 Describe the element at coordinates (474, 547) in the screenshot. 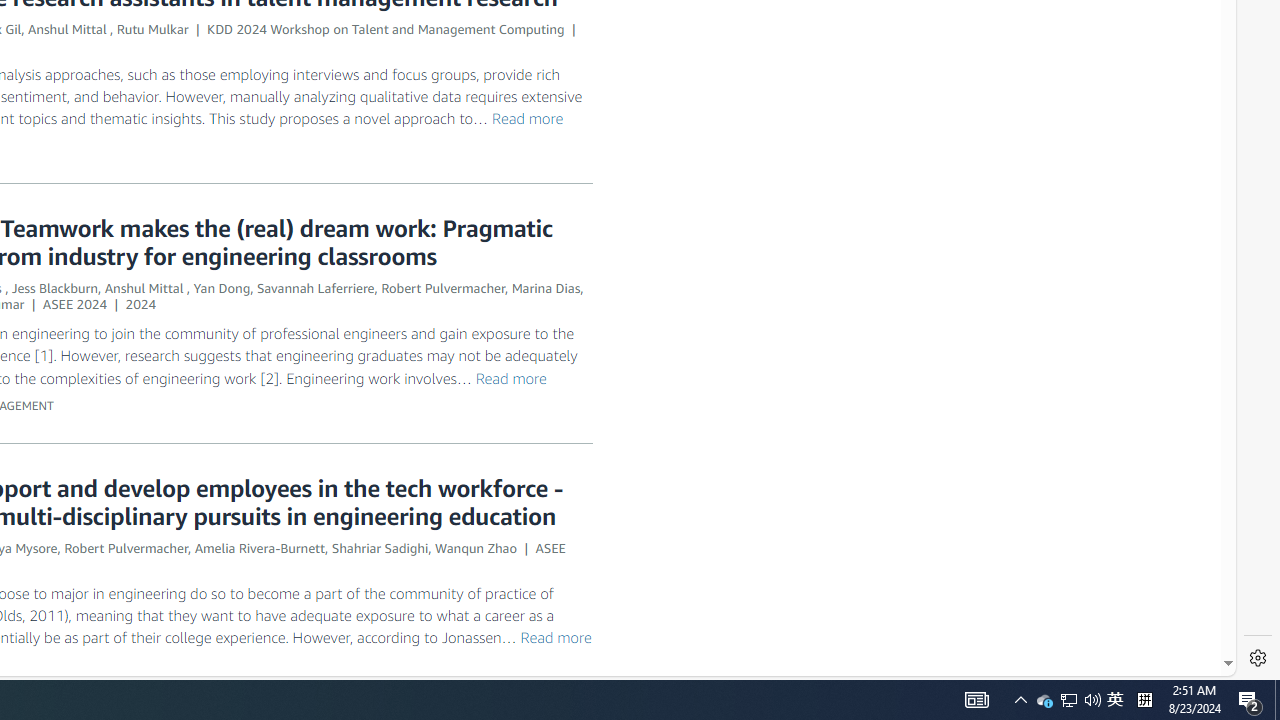

I see `'Wanqun Zhao'` at that location.